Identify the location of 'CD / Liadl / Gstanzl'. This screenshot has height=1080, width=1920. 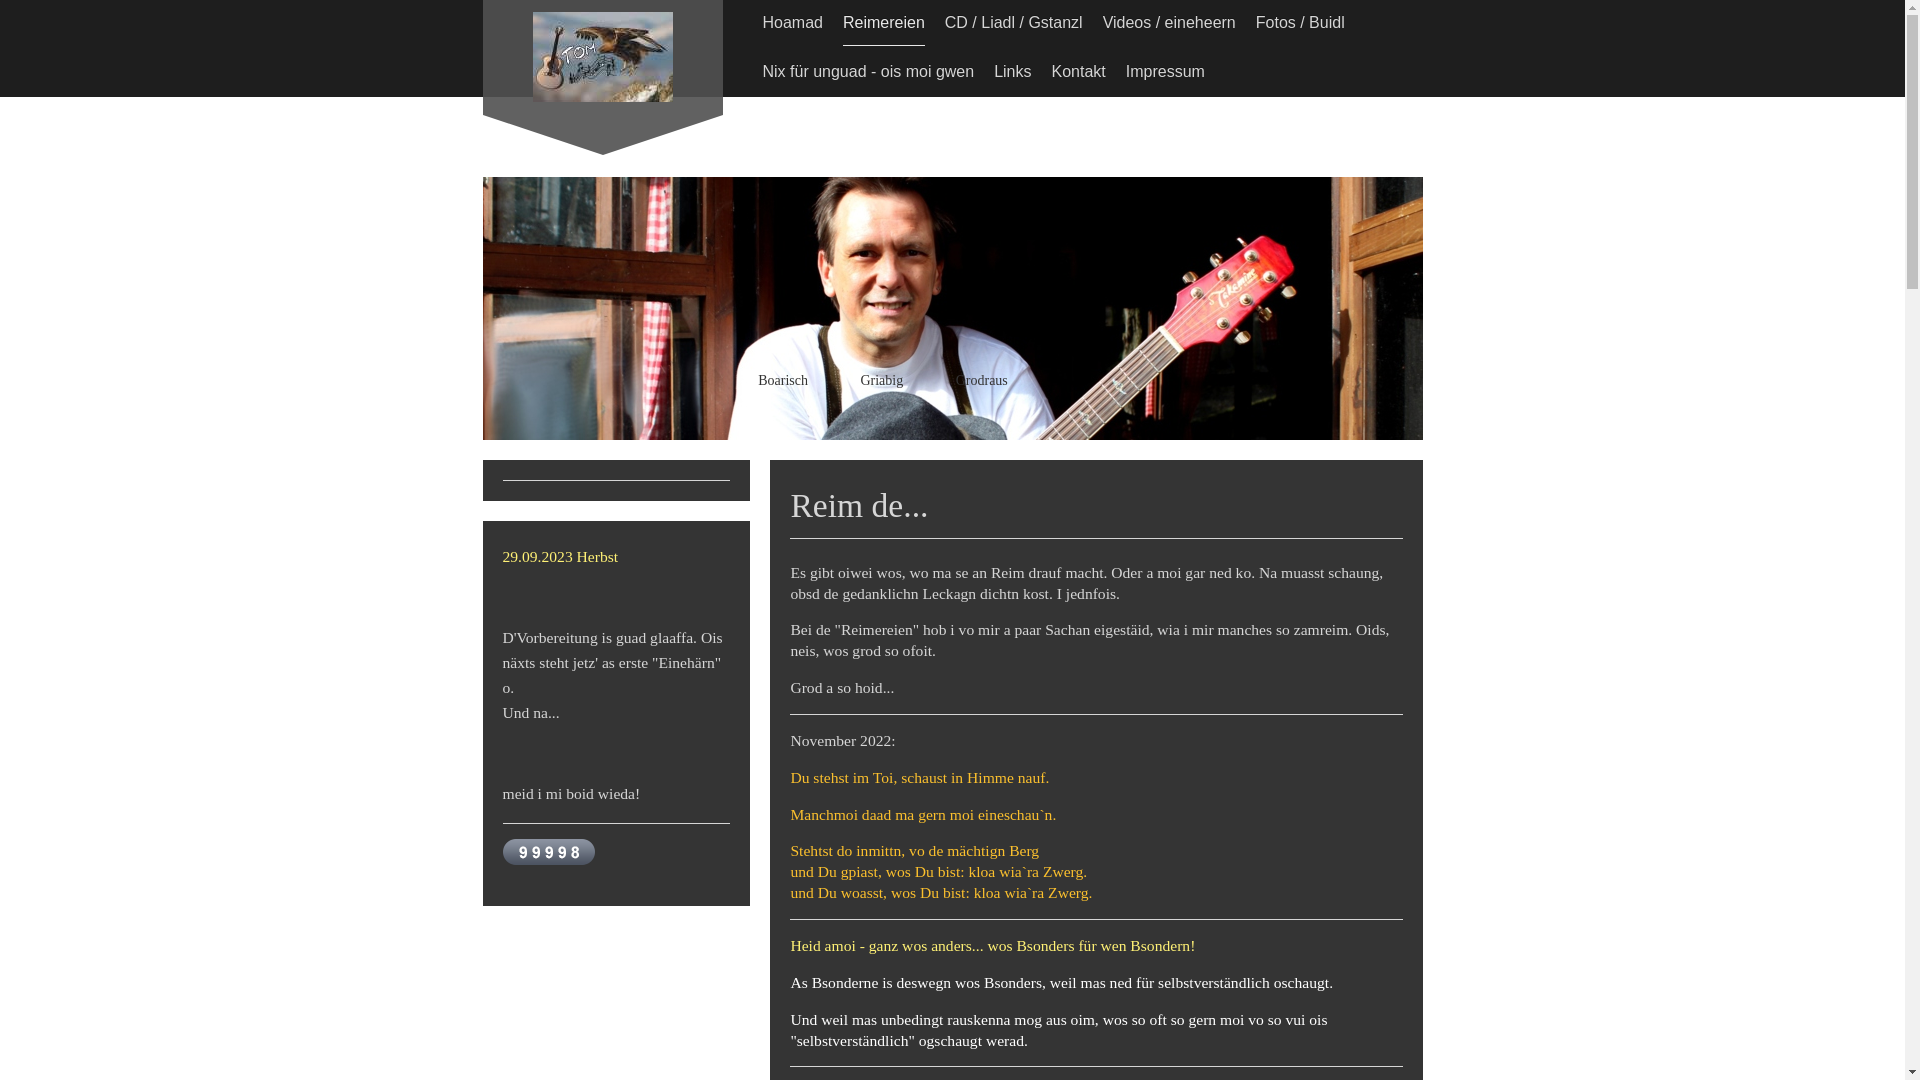
(1013, 23).